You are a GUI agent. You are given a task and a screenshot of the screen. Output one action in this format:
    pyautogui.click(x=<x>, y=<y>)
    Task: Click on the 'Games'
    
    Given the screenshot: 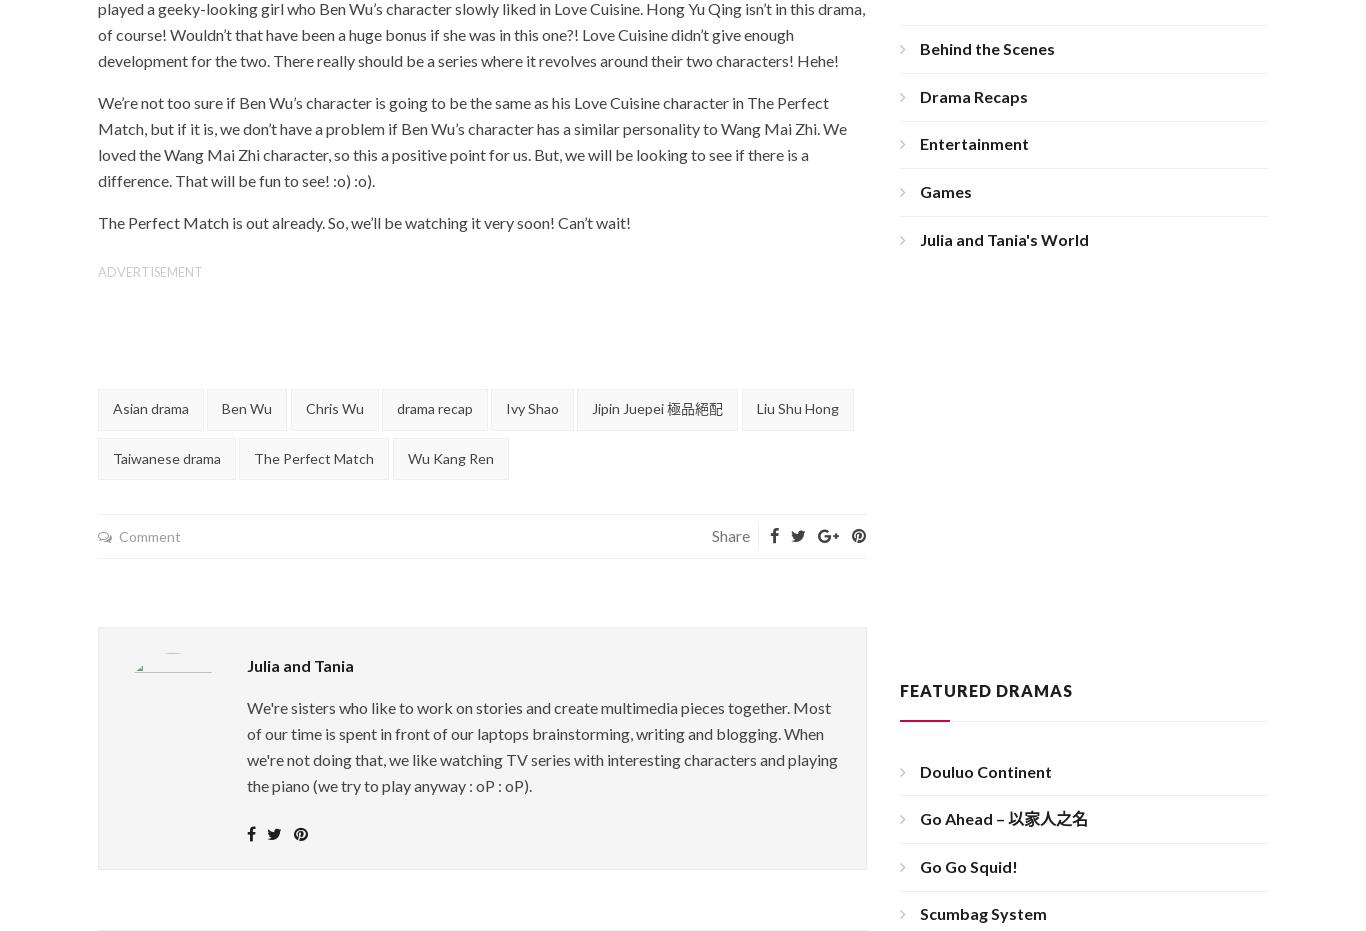 What is the action you would take?
    pyautogui.click(x=945, y=190)
    